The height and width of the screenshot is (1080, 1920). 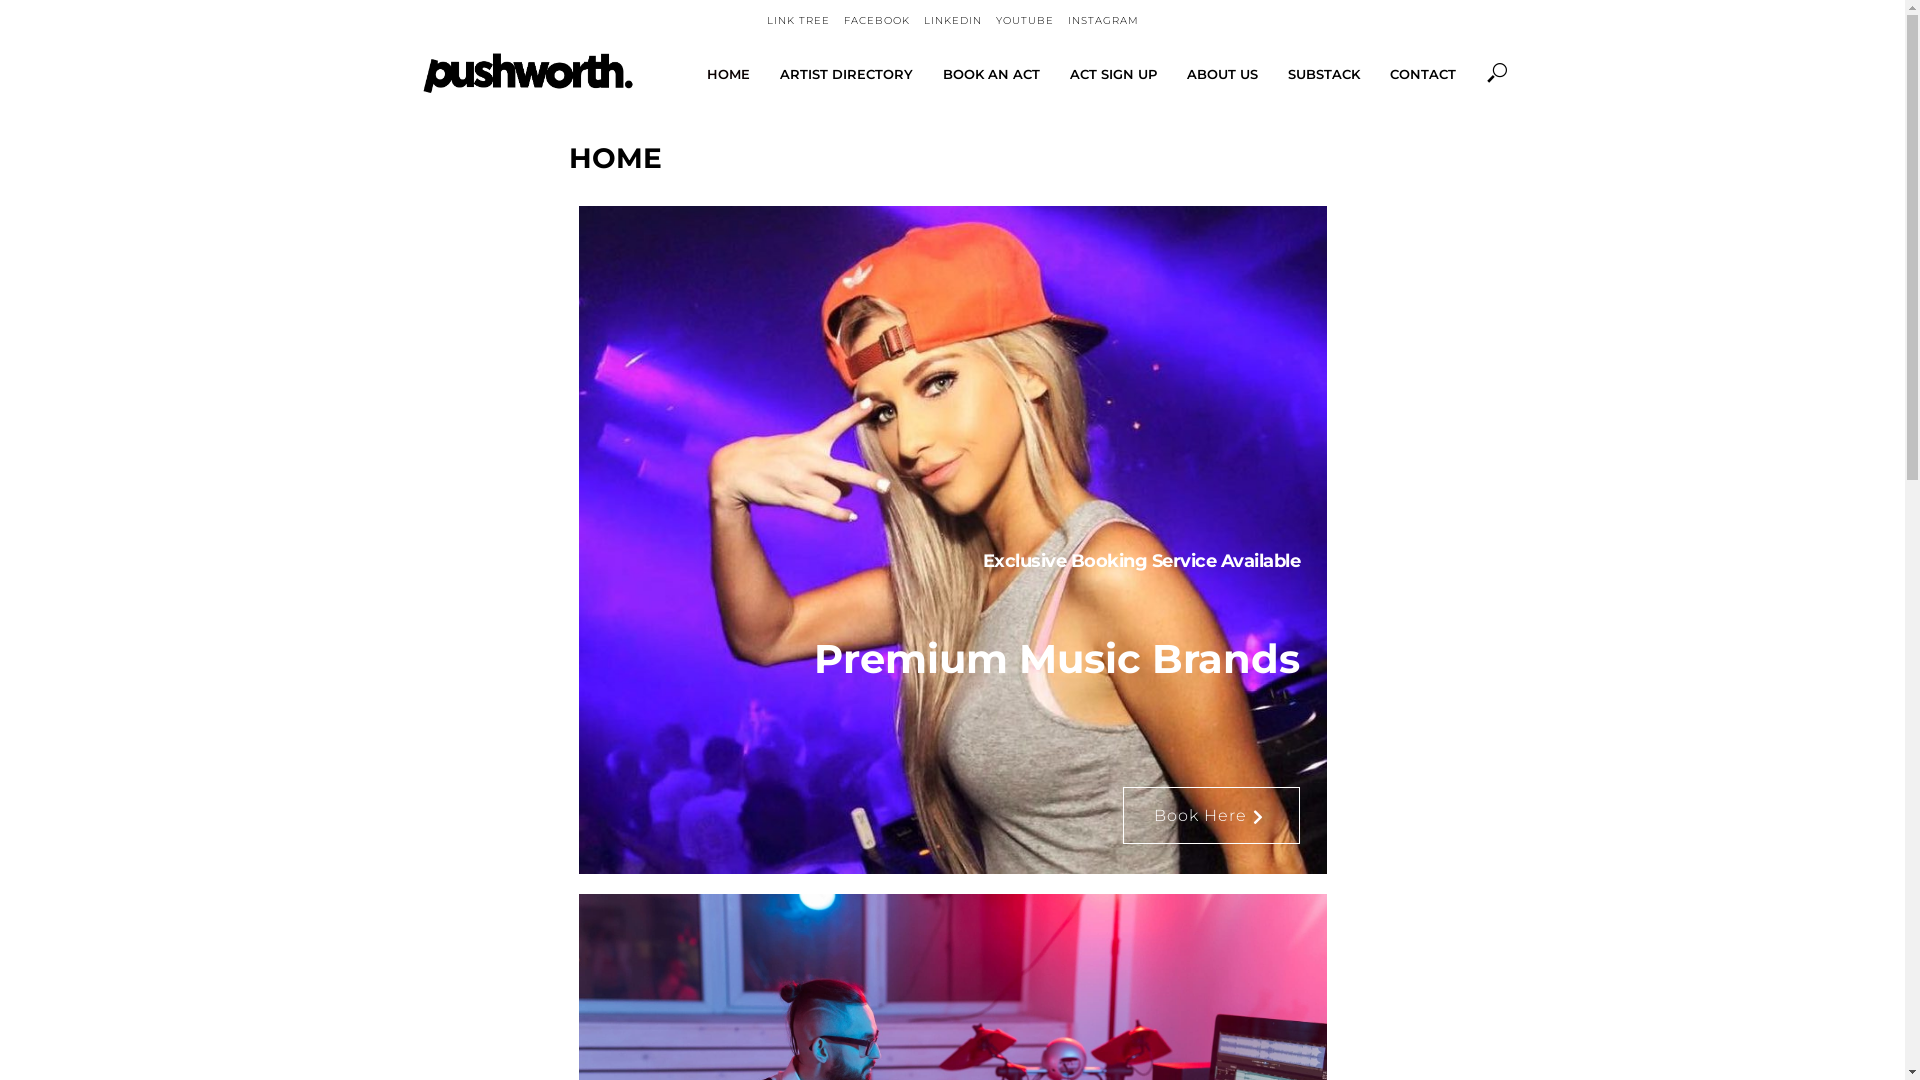 What do you see at coordinates (1102, 20) in the screenshot?
I see `'INSTAGRAM'` at bounding box center [1102, 20].